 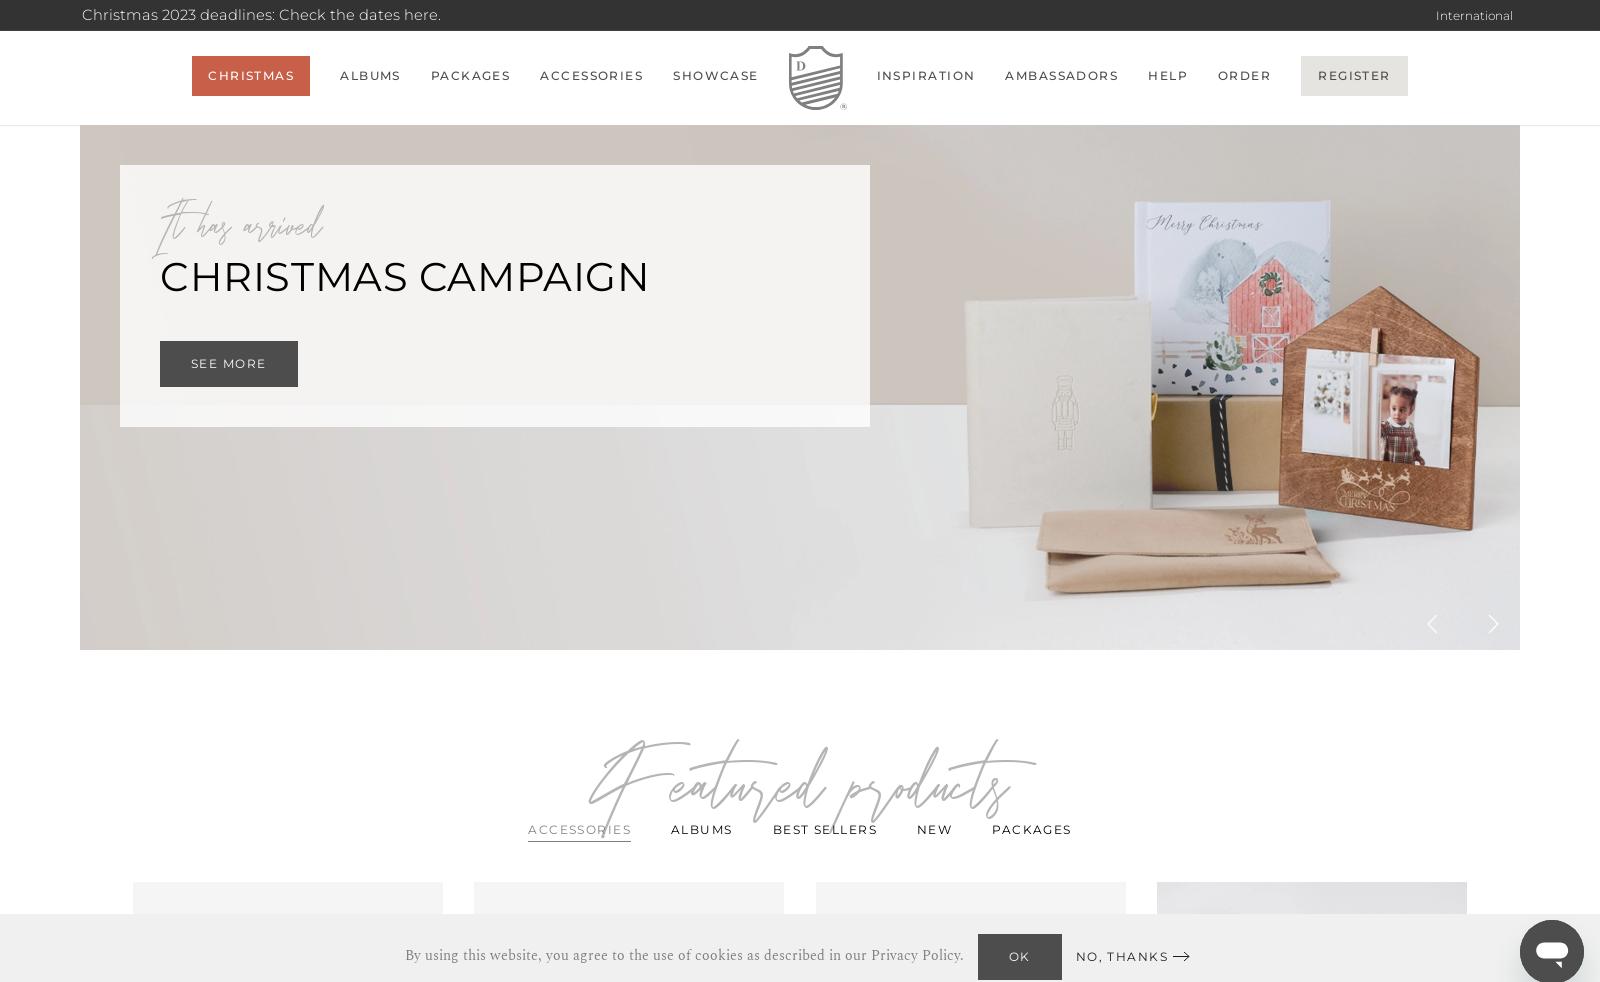 What do you see at coordinates (1019, 955) in the screenshot?
I see `'Ok'` at bounding box center [1019, 955].